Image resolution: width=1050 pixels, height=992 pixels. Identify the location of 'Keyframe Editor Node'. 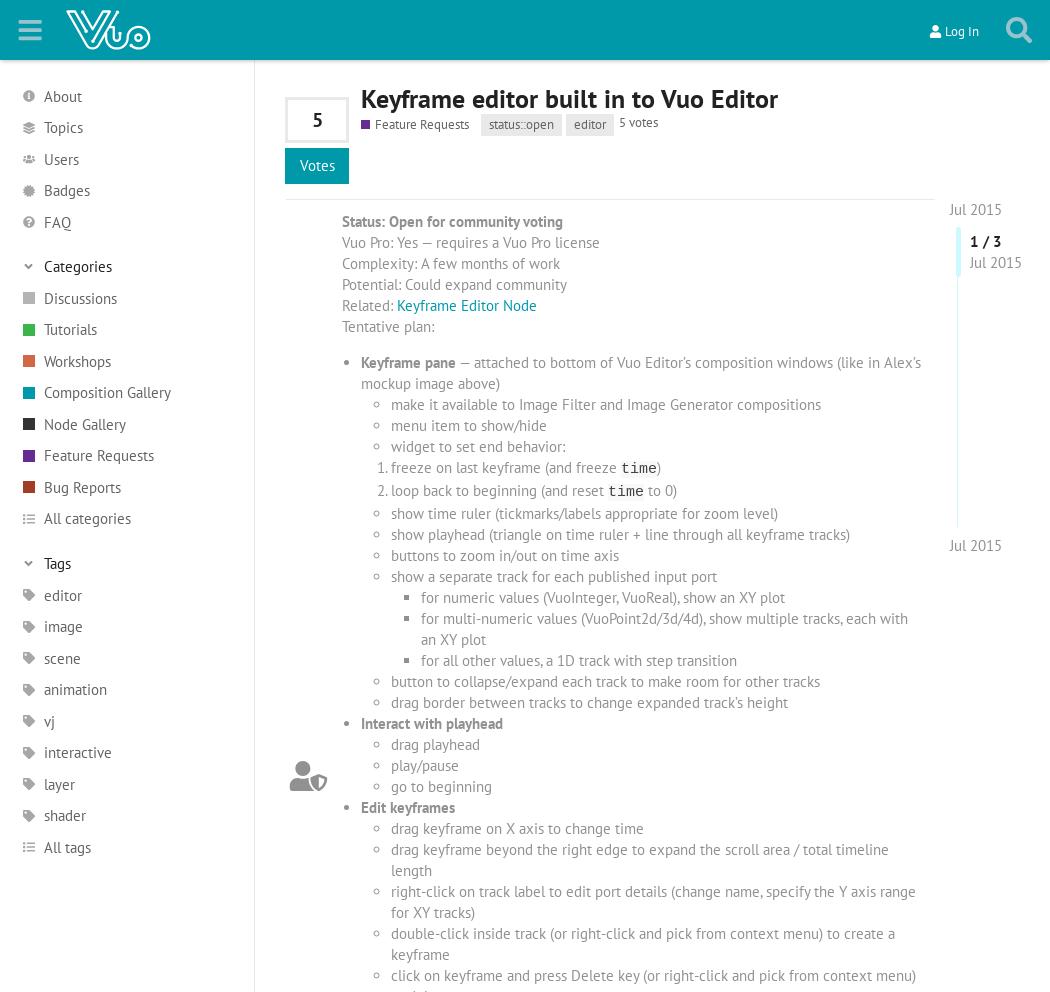
(397, 304).